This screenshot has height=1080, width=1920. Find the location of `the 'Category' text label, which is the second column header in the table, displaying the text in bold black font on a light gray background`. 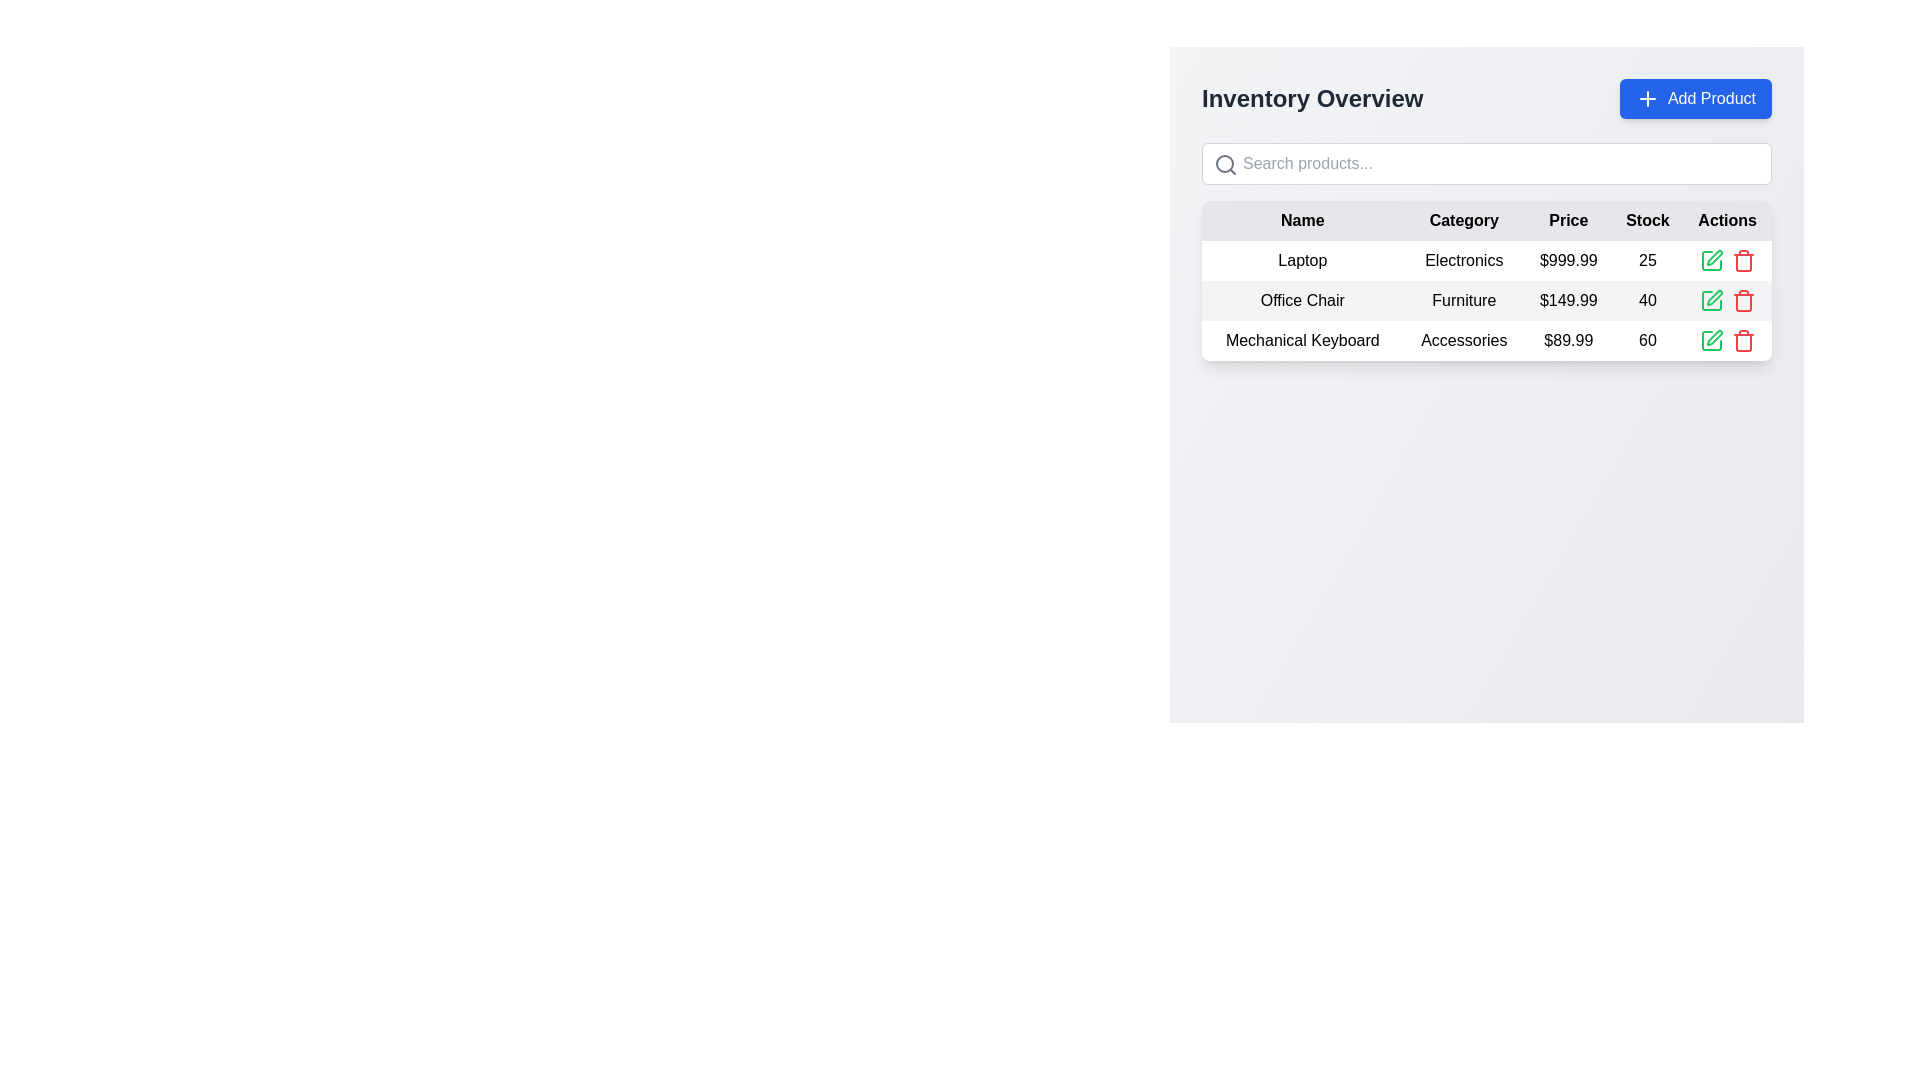

the 'Category' text label, which is the second column header in the table, displaying the text in bold black font on a light gray background is located at coordinates (1464, 220).